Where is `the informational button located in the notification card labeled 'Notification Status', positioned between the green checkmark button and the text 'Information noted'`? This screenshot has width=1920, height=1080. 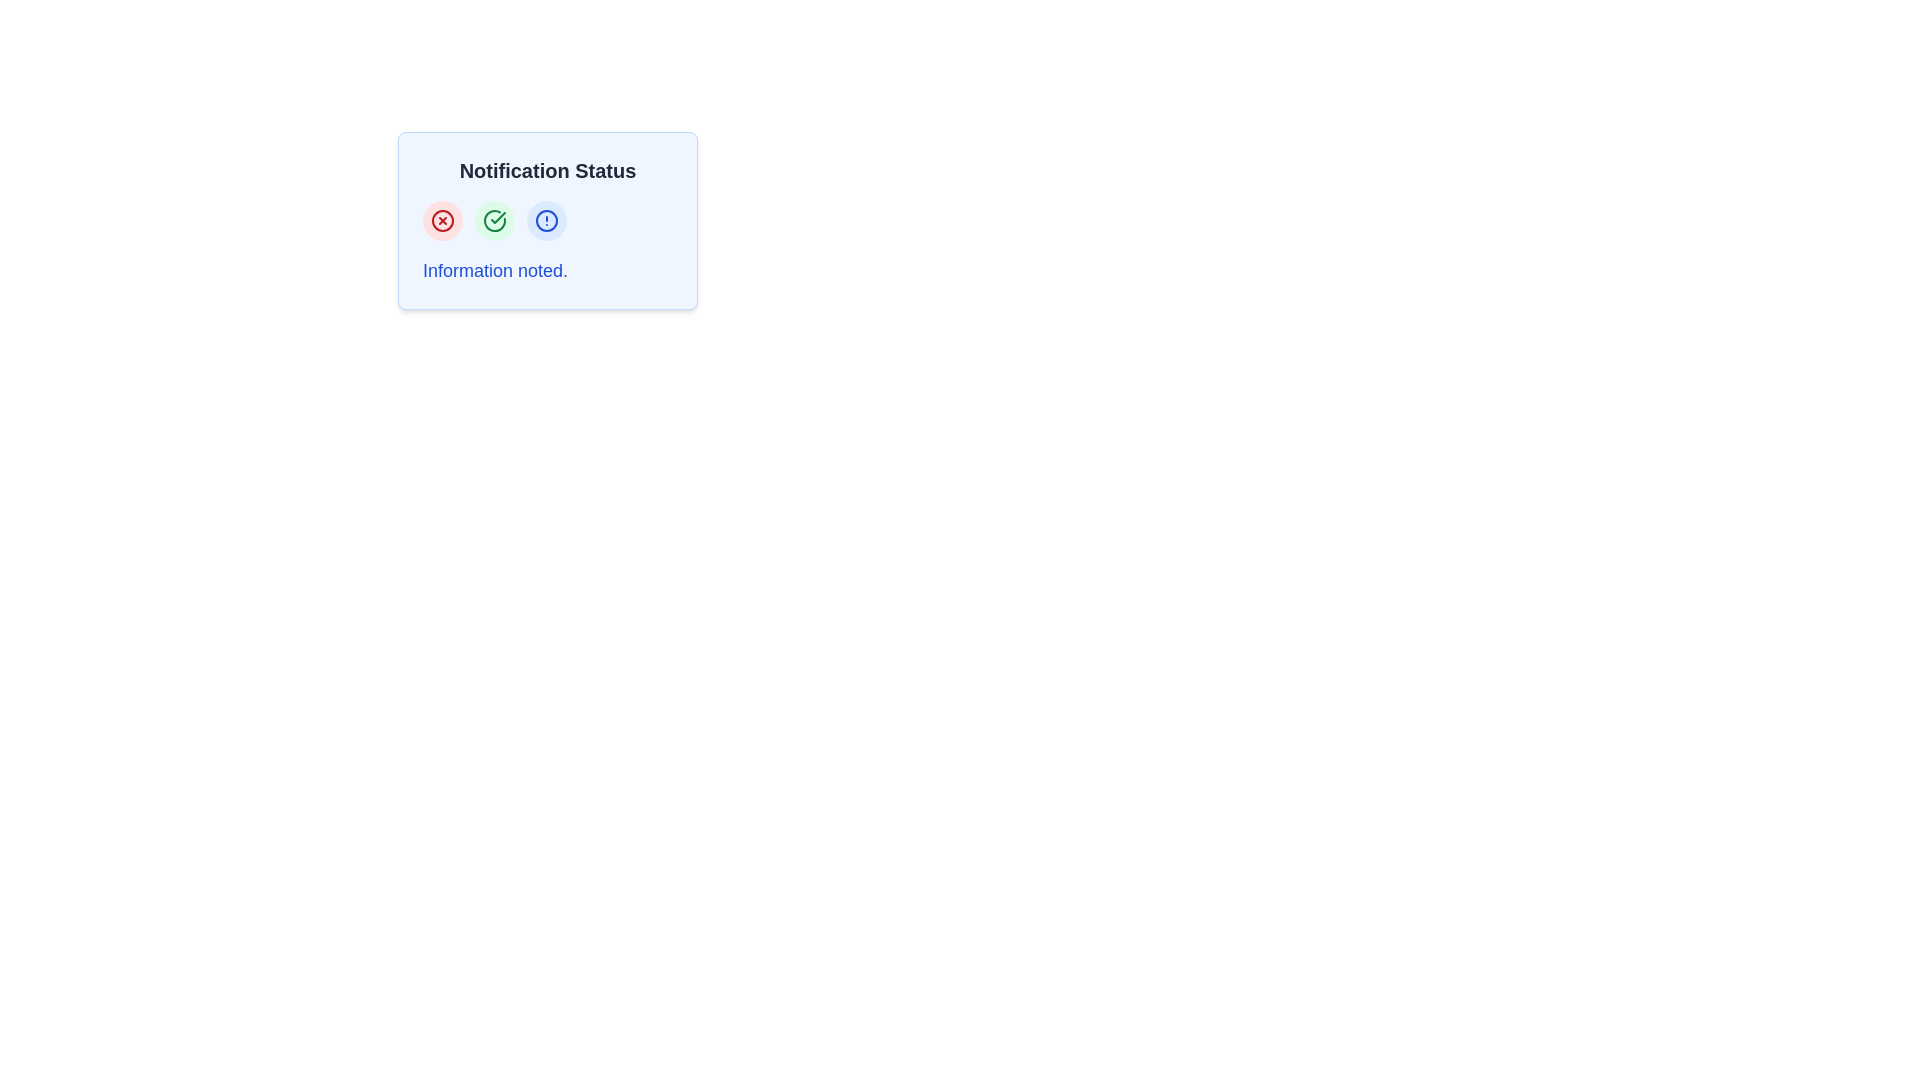 the informational button located in the notification card labeled 'Notification Status', positioned between the green checkmark button and the text 'Information noted' is located at coordinates (547, 220).